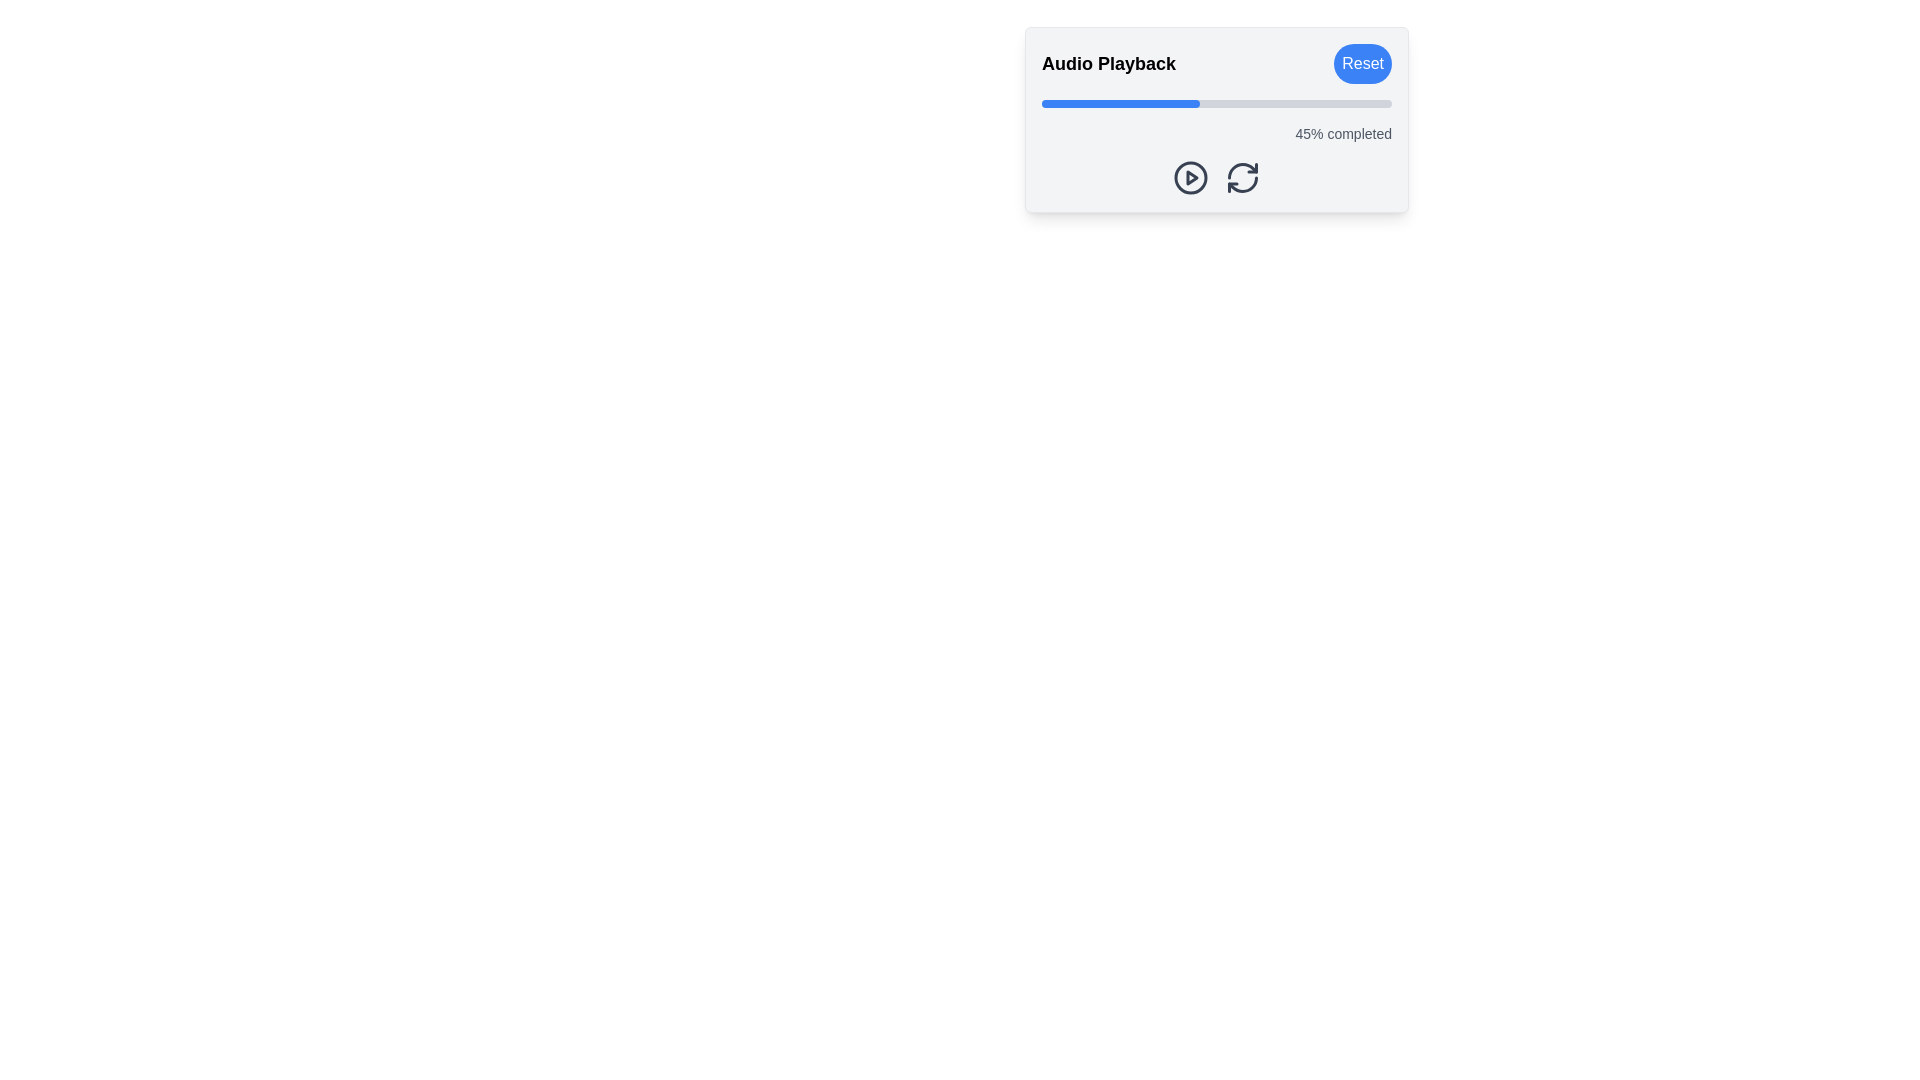  Describe the element at coordinates (1190, 176) in the screenshot. I see `the decorative circle SVG element that serves as the outer boundary of the play button for audio playback, located to the left of the reset button in the control panel area` at that location.